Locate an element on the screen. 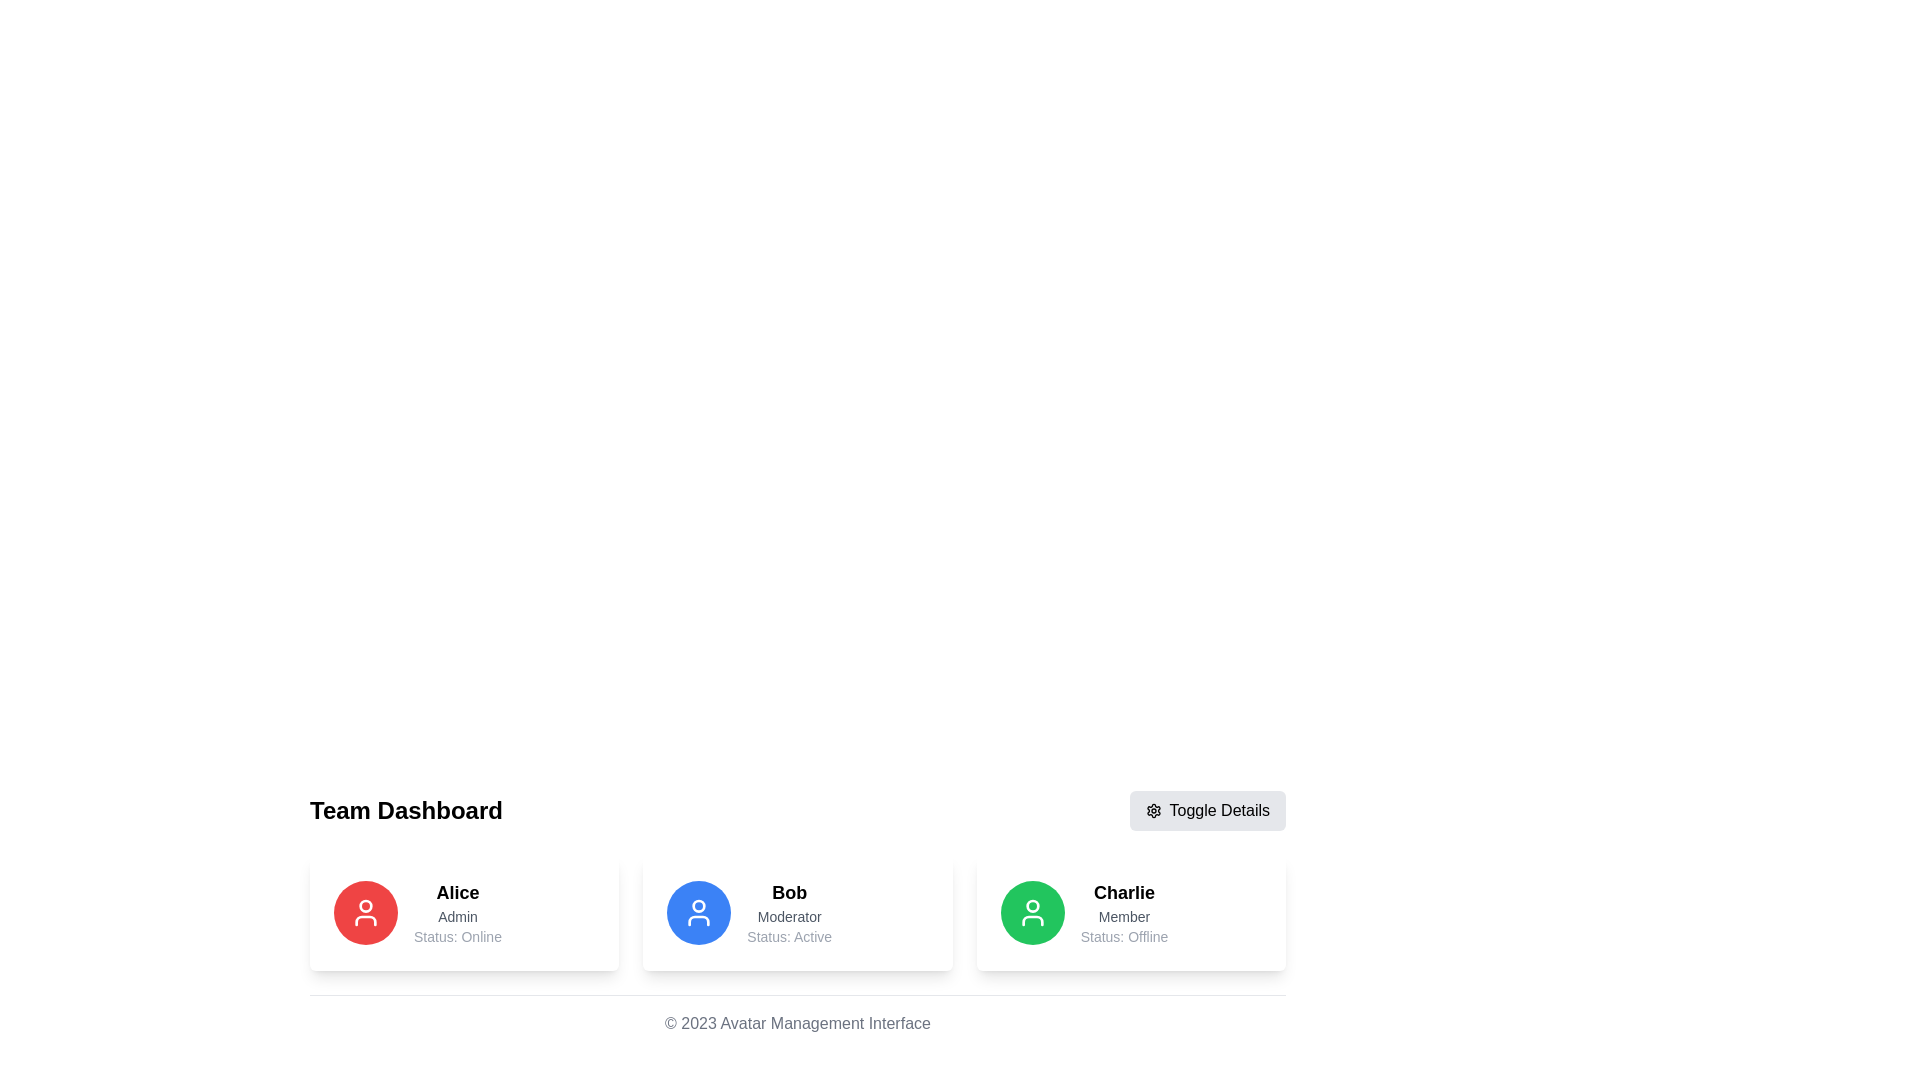 The width and height of the screenshot is (1920, 1080). text content from the Text Content Block displaying 'Charlie', 'Member', and 'Status: Offline', which is located on the far right of a series of three cards is located at coordinates (1124, 913).